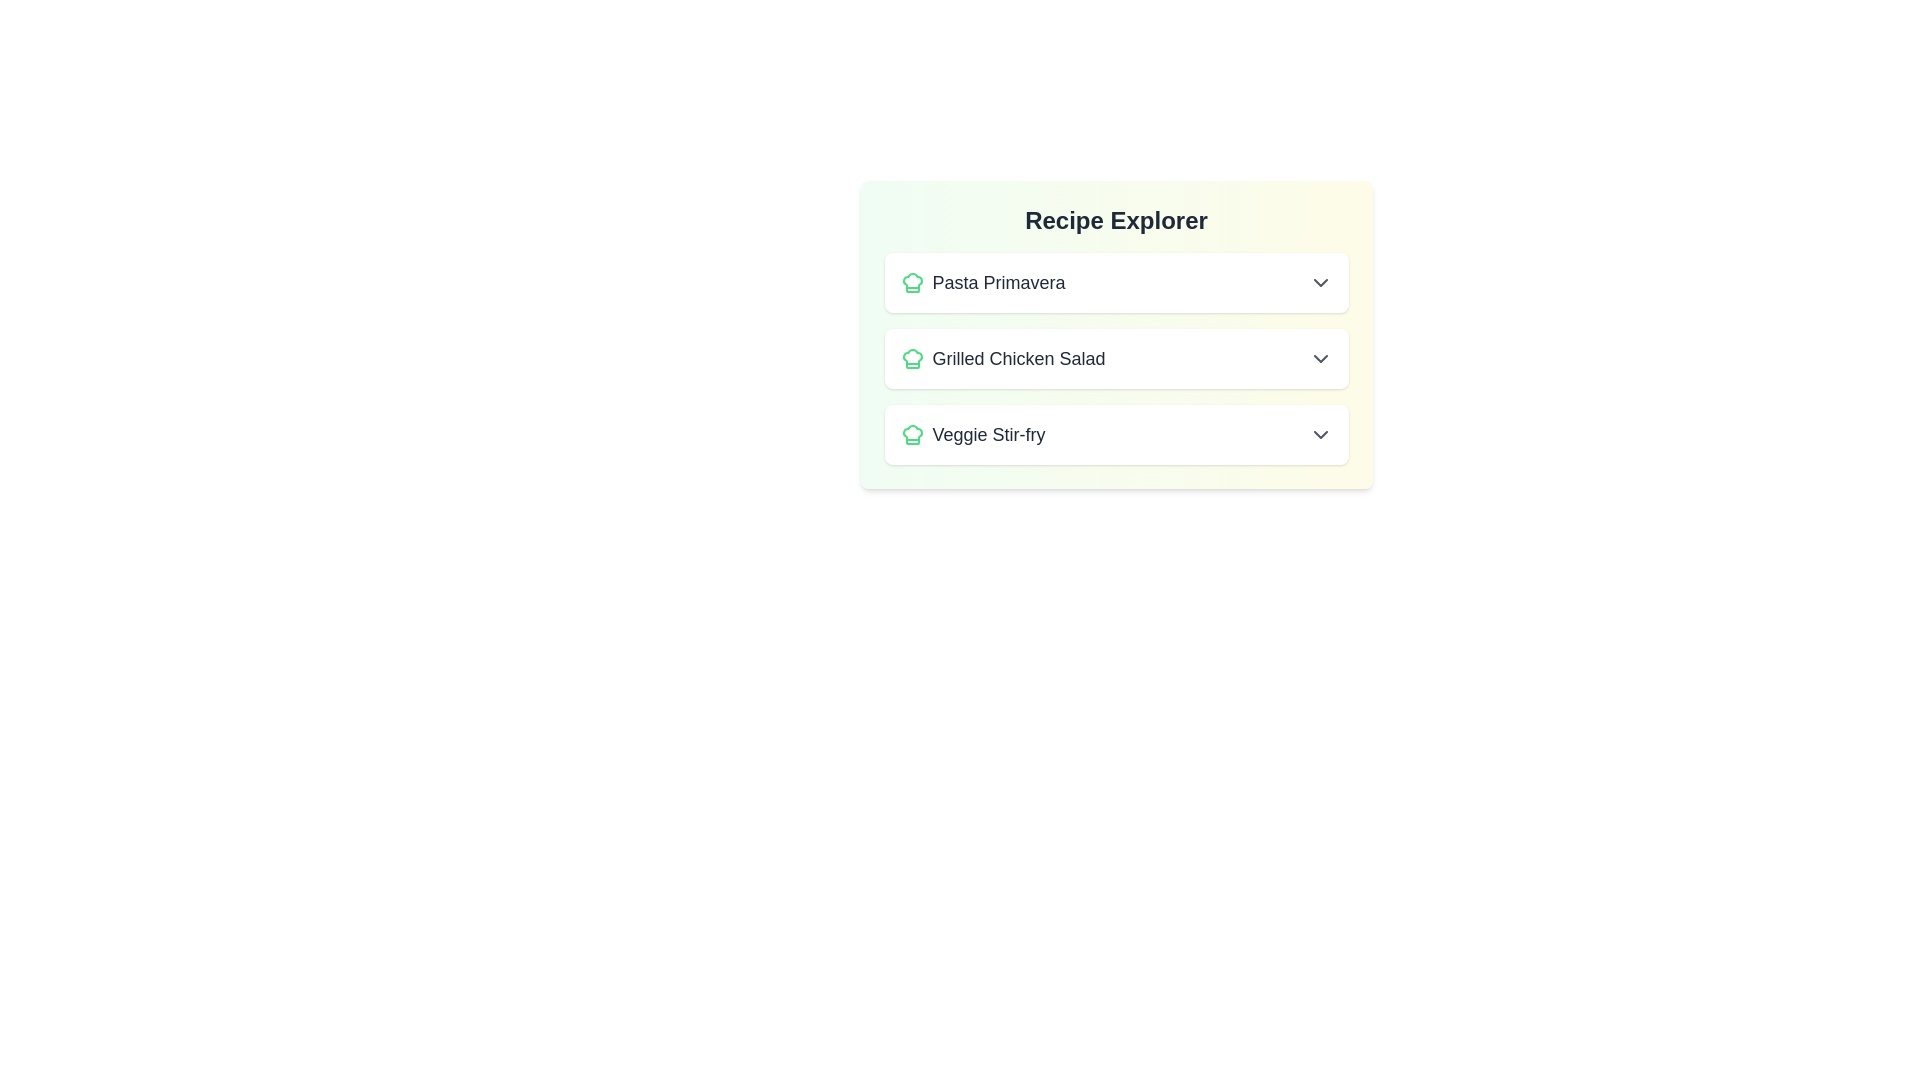  I want to click on the icon associated with Veggie Stir-fry, so click(911, 434).